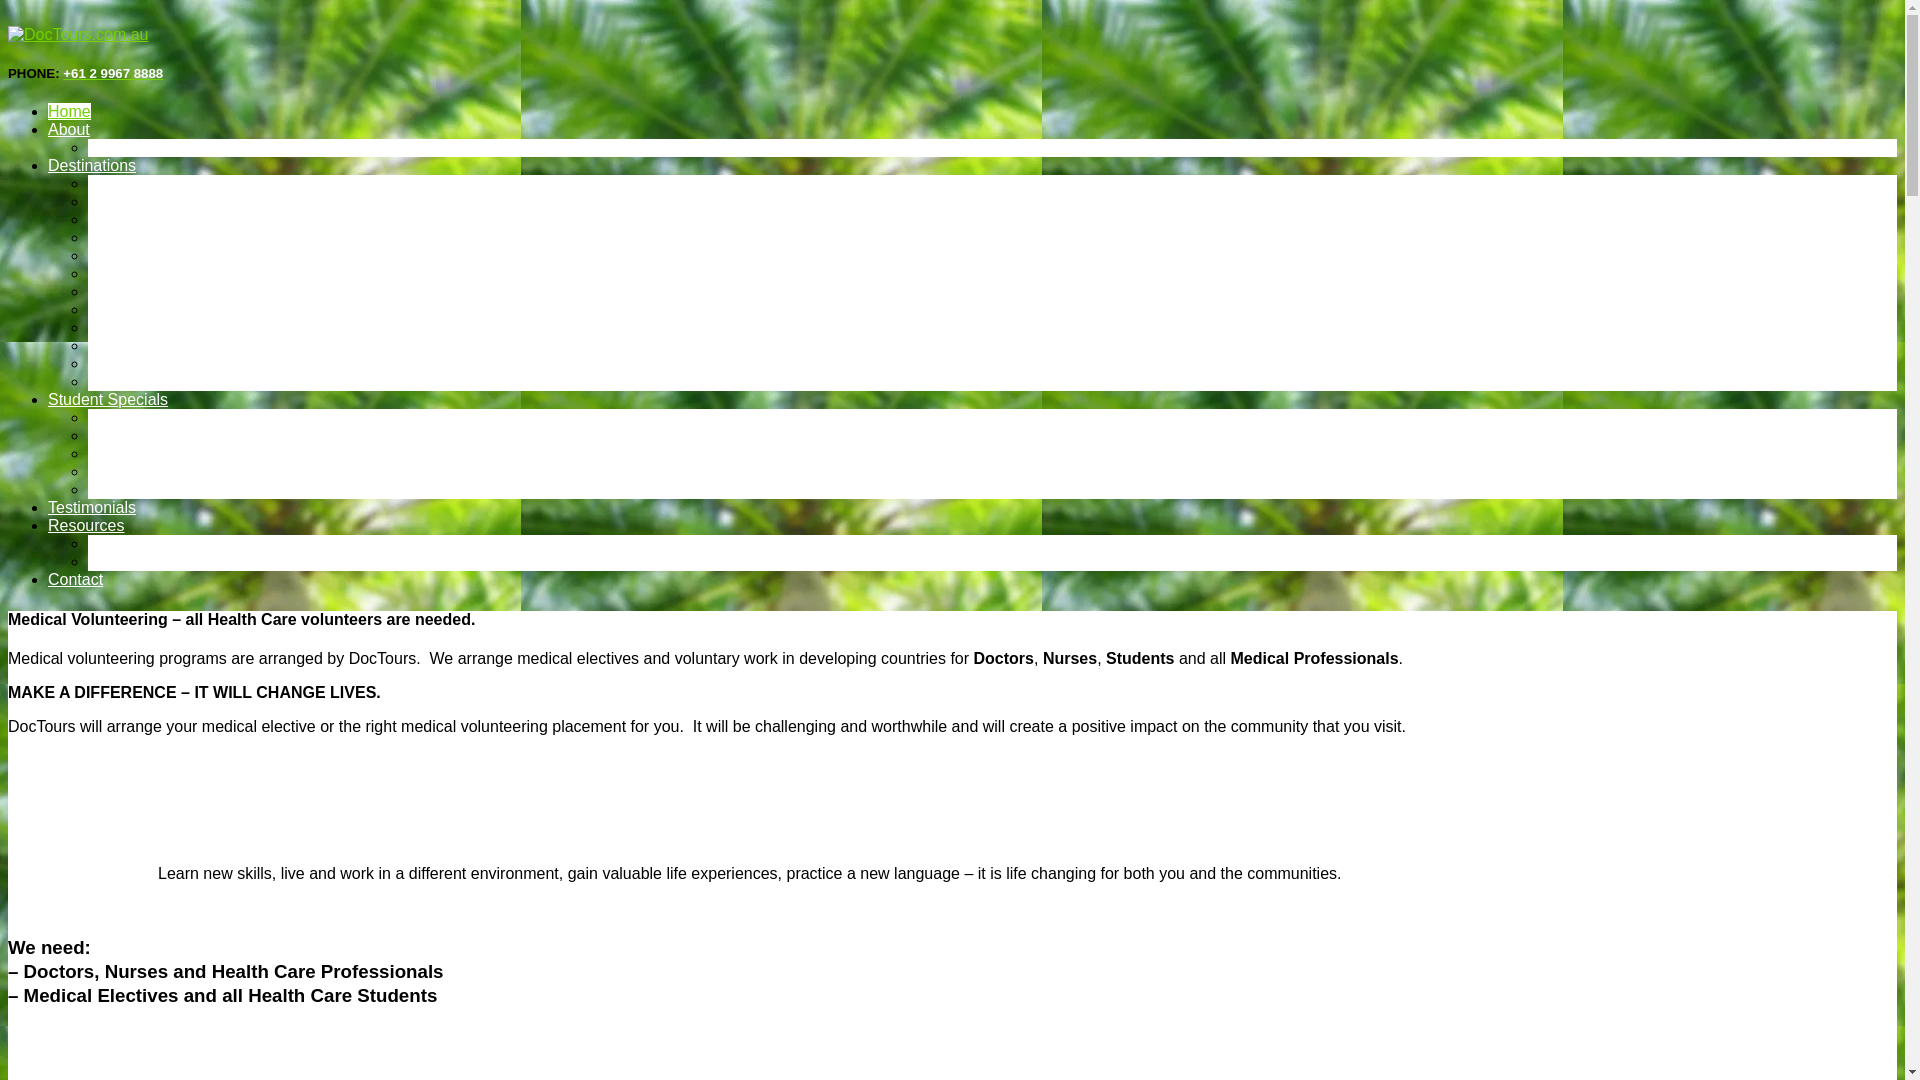 The image size is (1920, 1080). Describe the element at coordinates (116, 236) in the screenshot. I see `'Namibia'` at that location.